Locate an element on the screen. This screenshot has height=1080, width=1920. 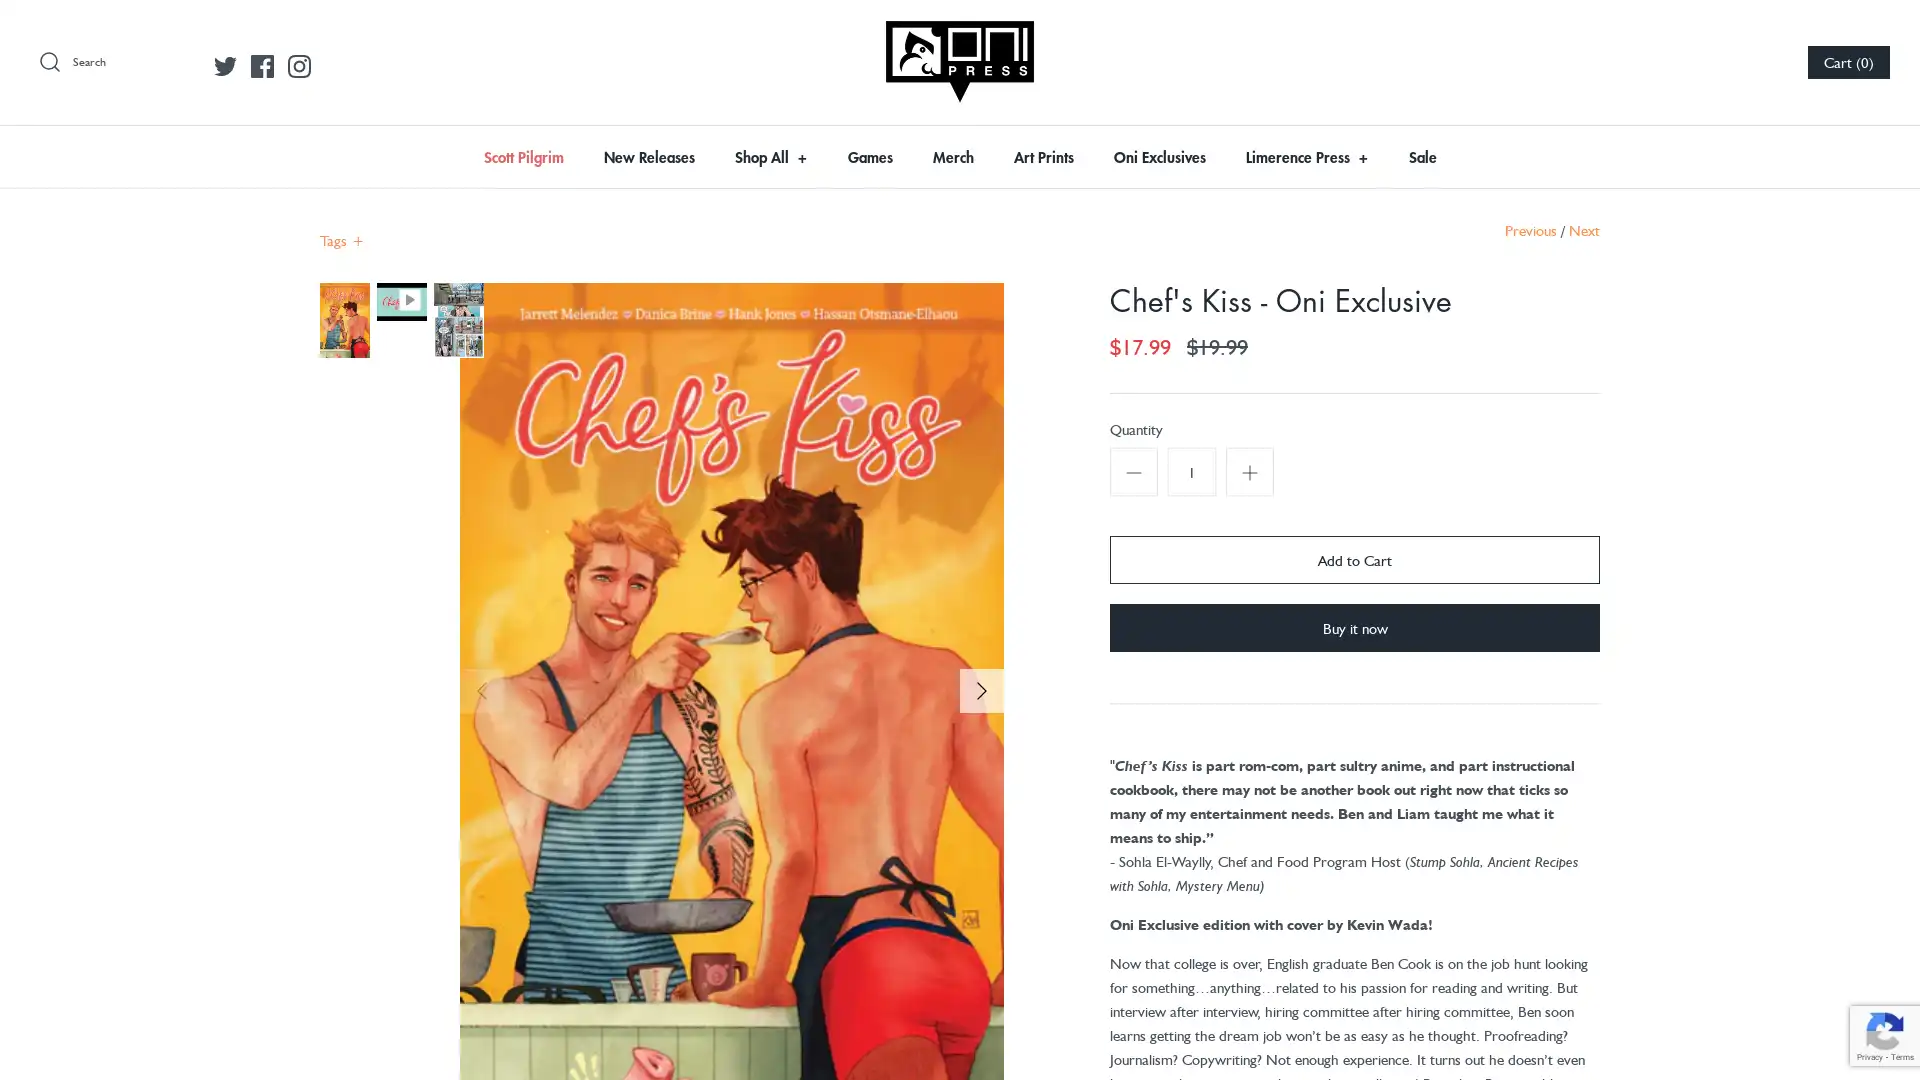
Add to Cart is located at coordinates (1354, 559).